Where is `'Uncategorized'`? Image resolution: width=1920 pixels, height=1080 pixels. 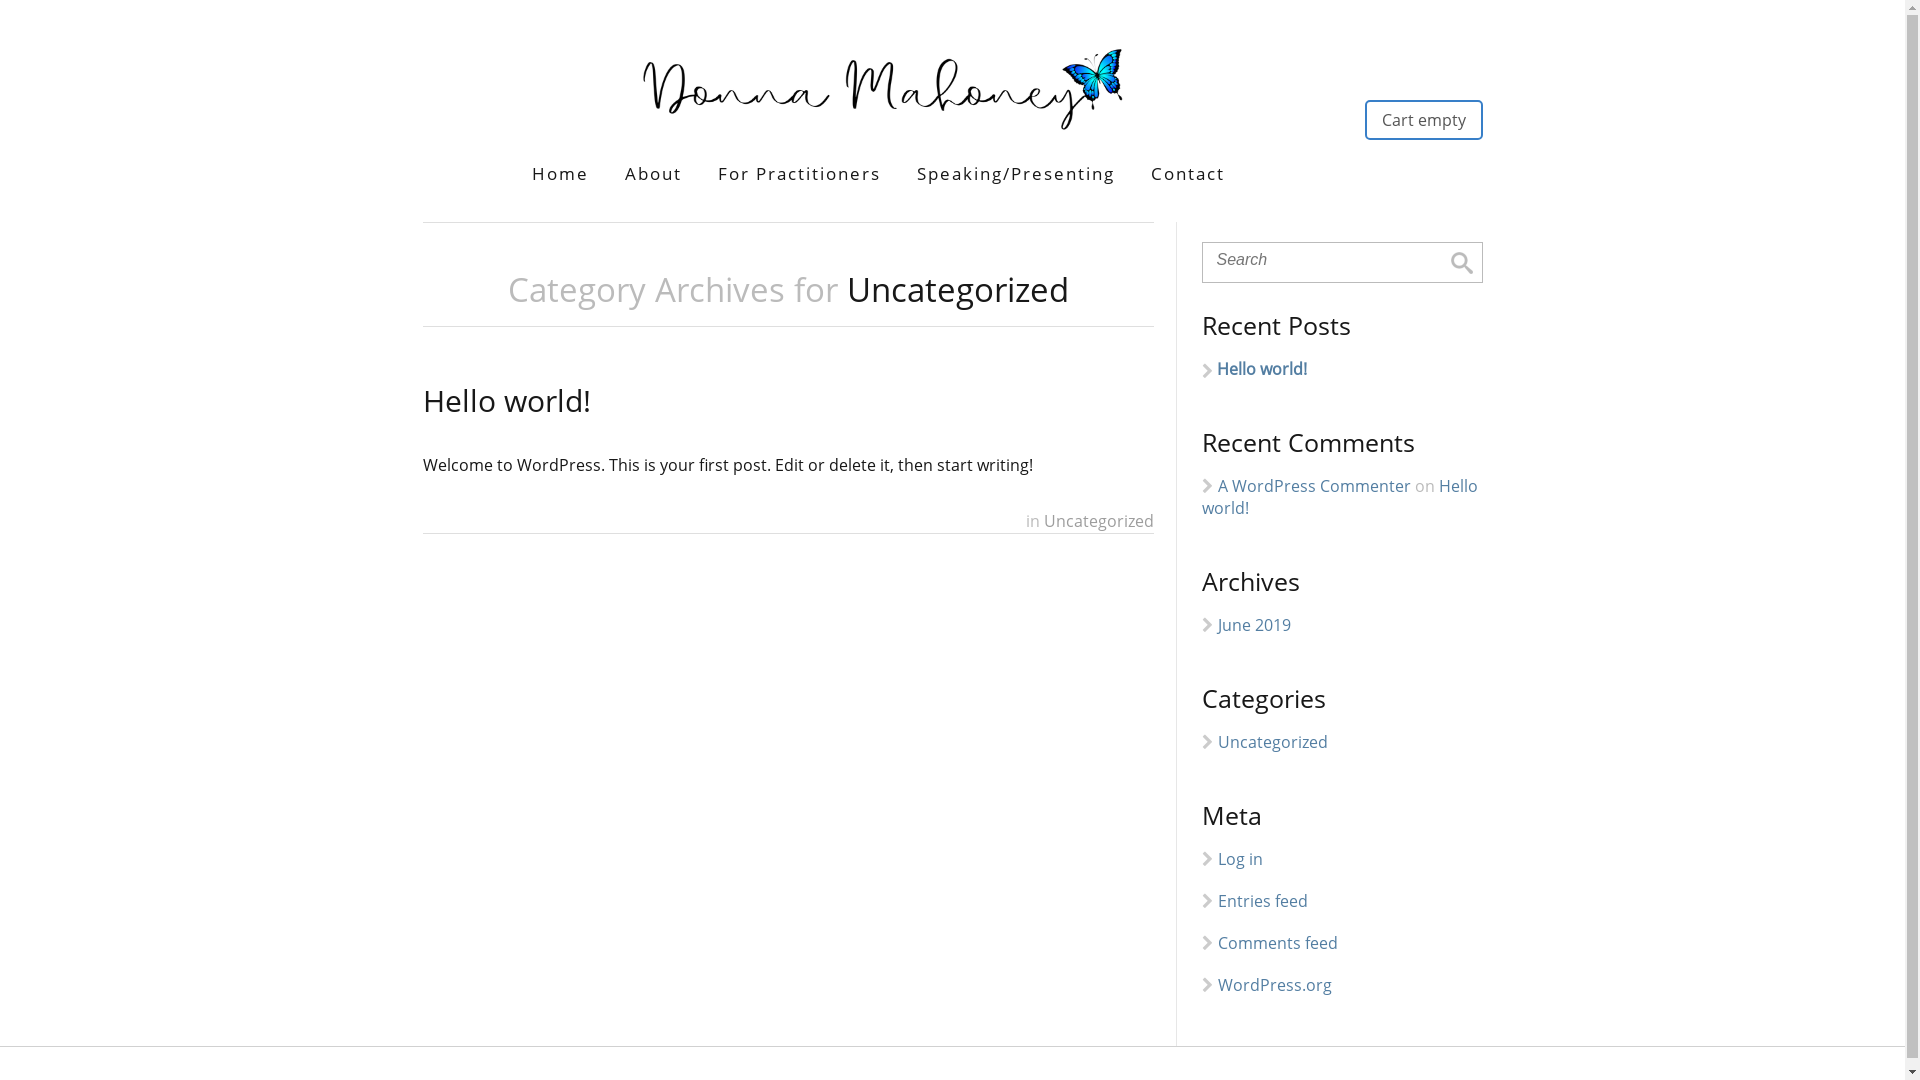 'Uncategorized' is located at coordinates (1217, 741).